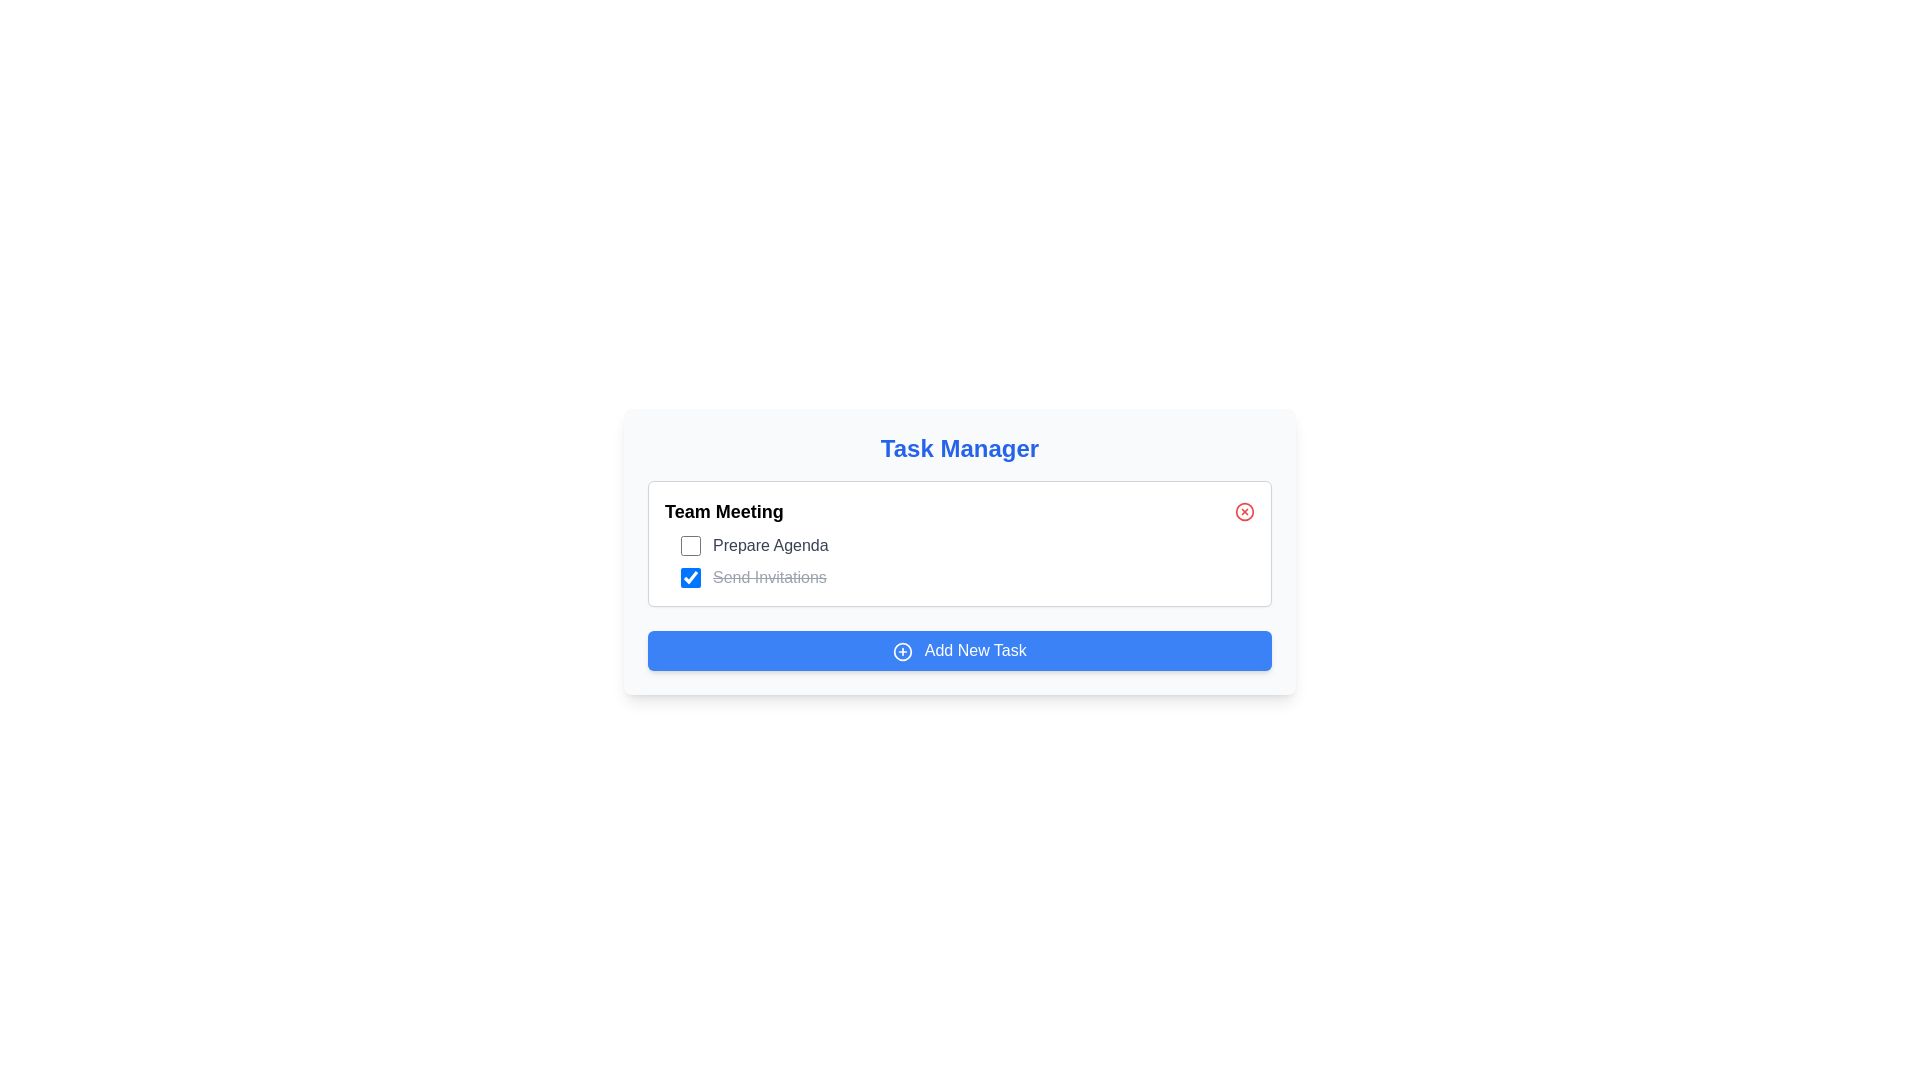 Image resolution: width=1920 pixels, height=1080 pixels. Describe the element at coordinates (723, 511) in the screenshot. I see `the Text label indicating 'Team Meeting' in the task management interface, which serves as a header or title for the task` at that location.